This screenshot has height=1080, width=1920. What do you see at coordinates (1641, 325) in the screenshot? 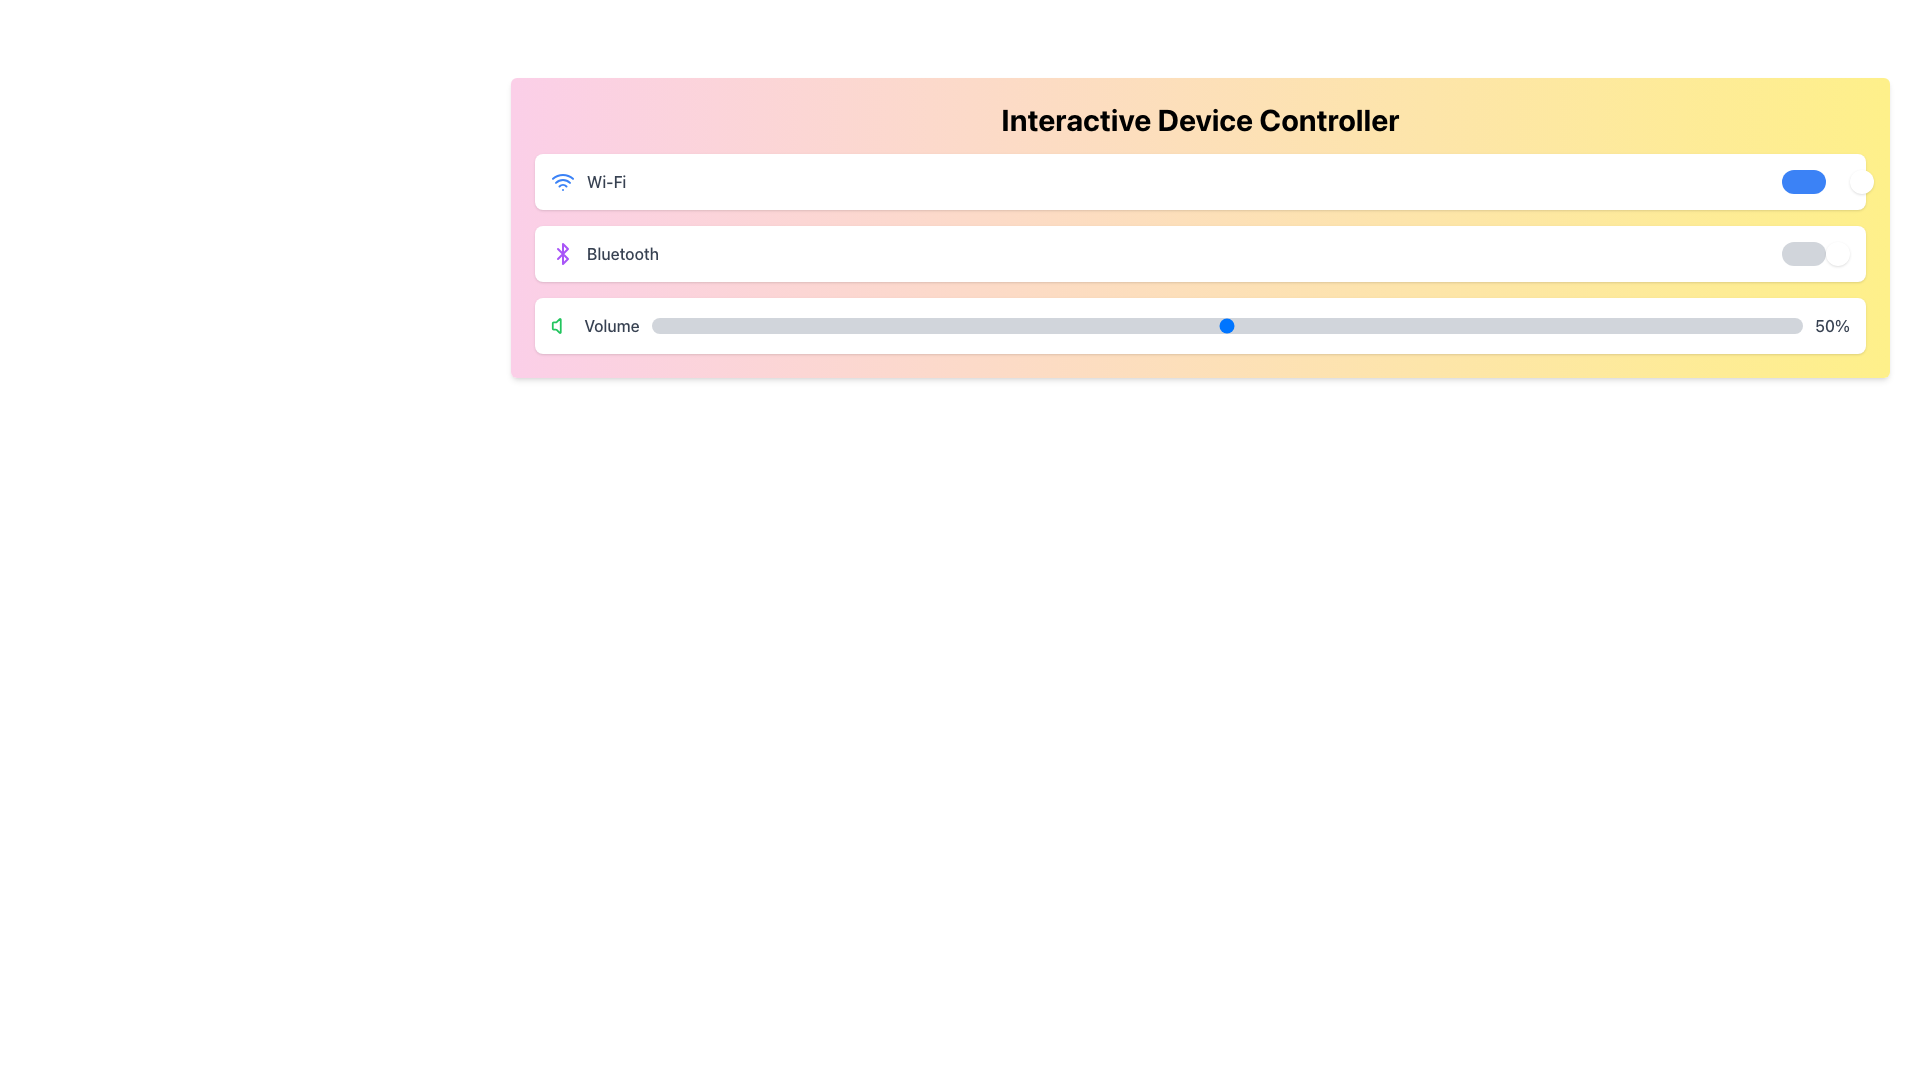
I see `volume` at bounding box center [1641, 325].